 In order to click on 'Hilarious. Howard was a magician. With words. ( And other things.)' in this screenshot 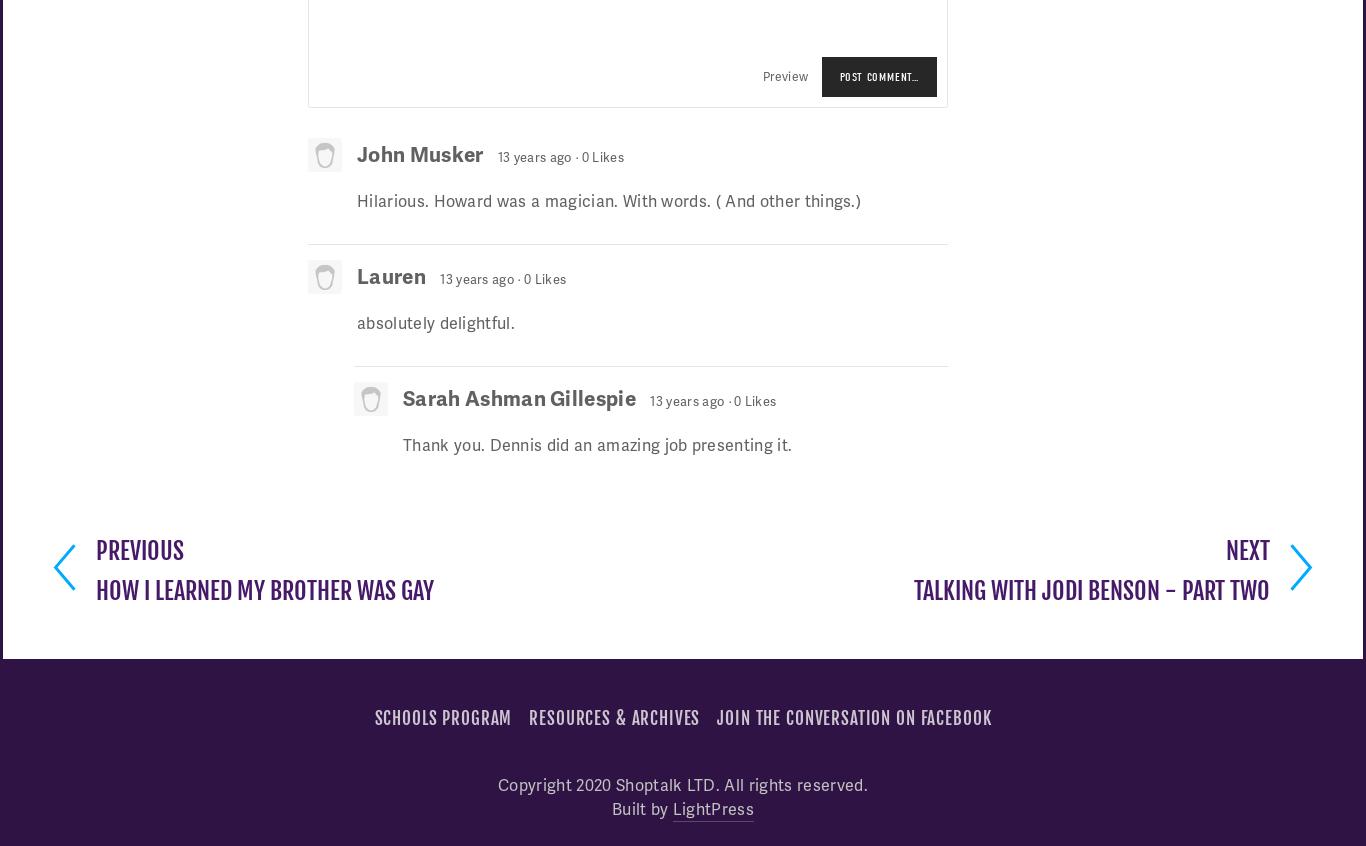, I will do `click(607, 199)`.